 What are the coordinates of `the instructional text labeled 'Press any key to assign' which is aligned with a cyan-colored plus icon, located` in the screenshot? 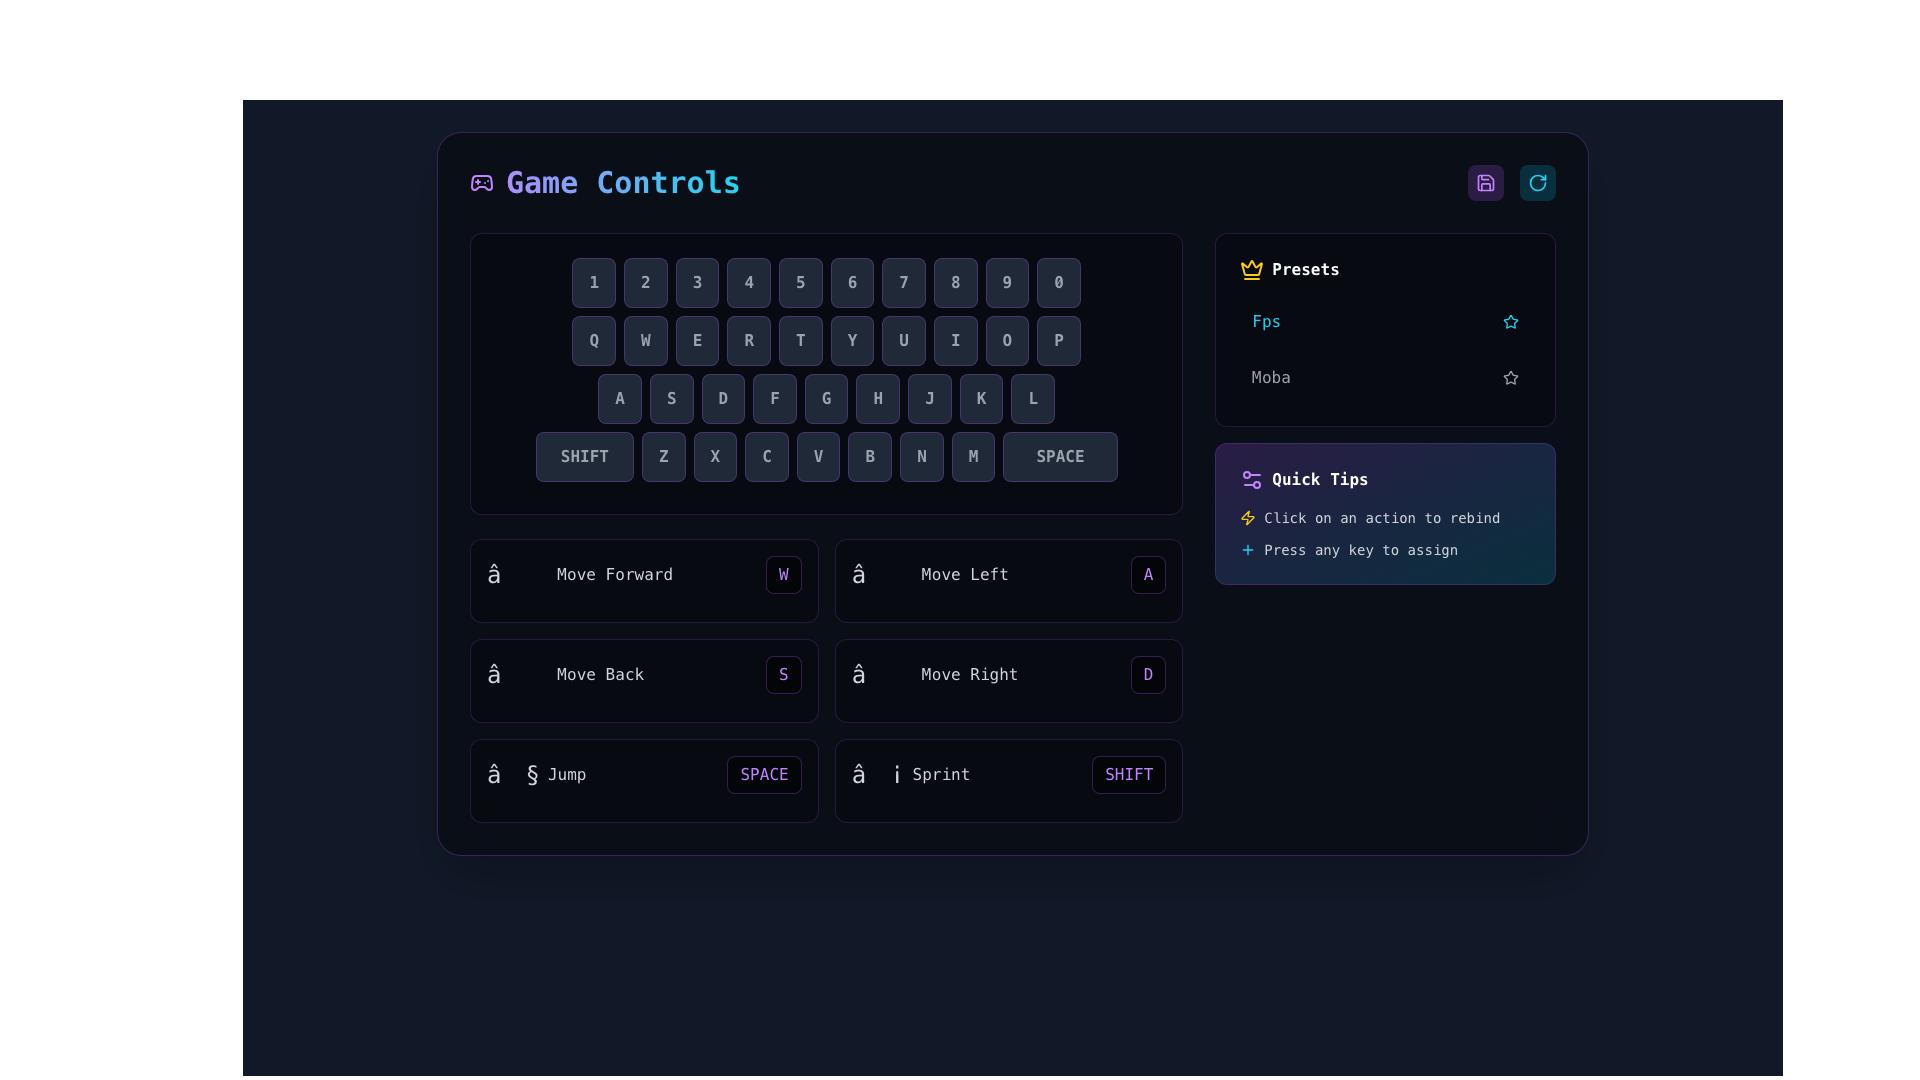 It's located at (1384, 550).